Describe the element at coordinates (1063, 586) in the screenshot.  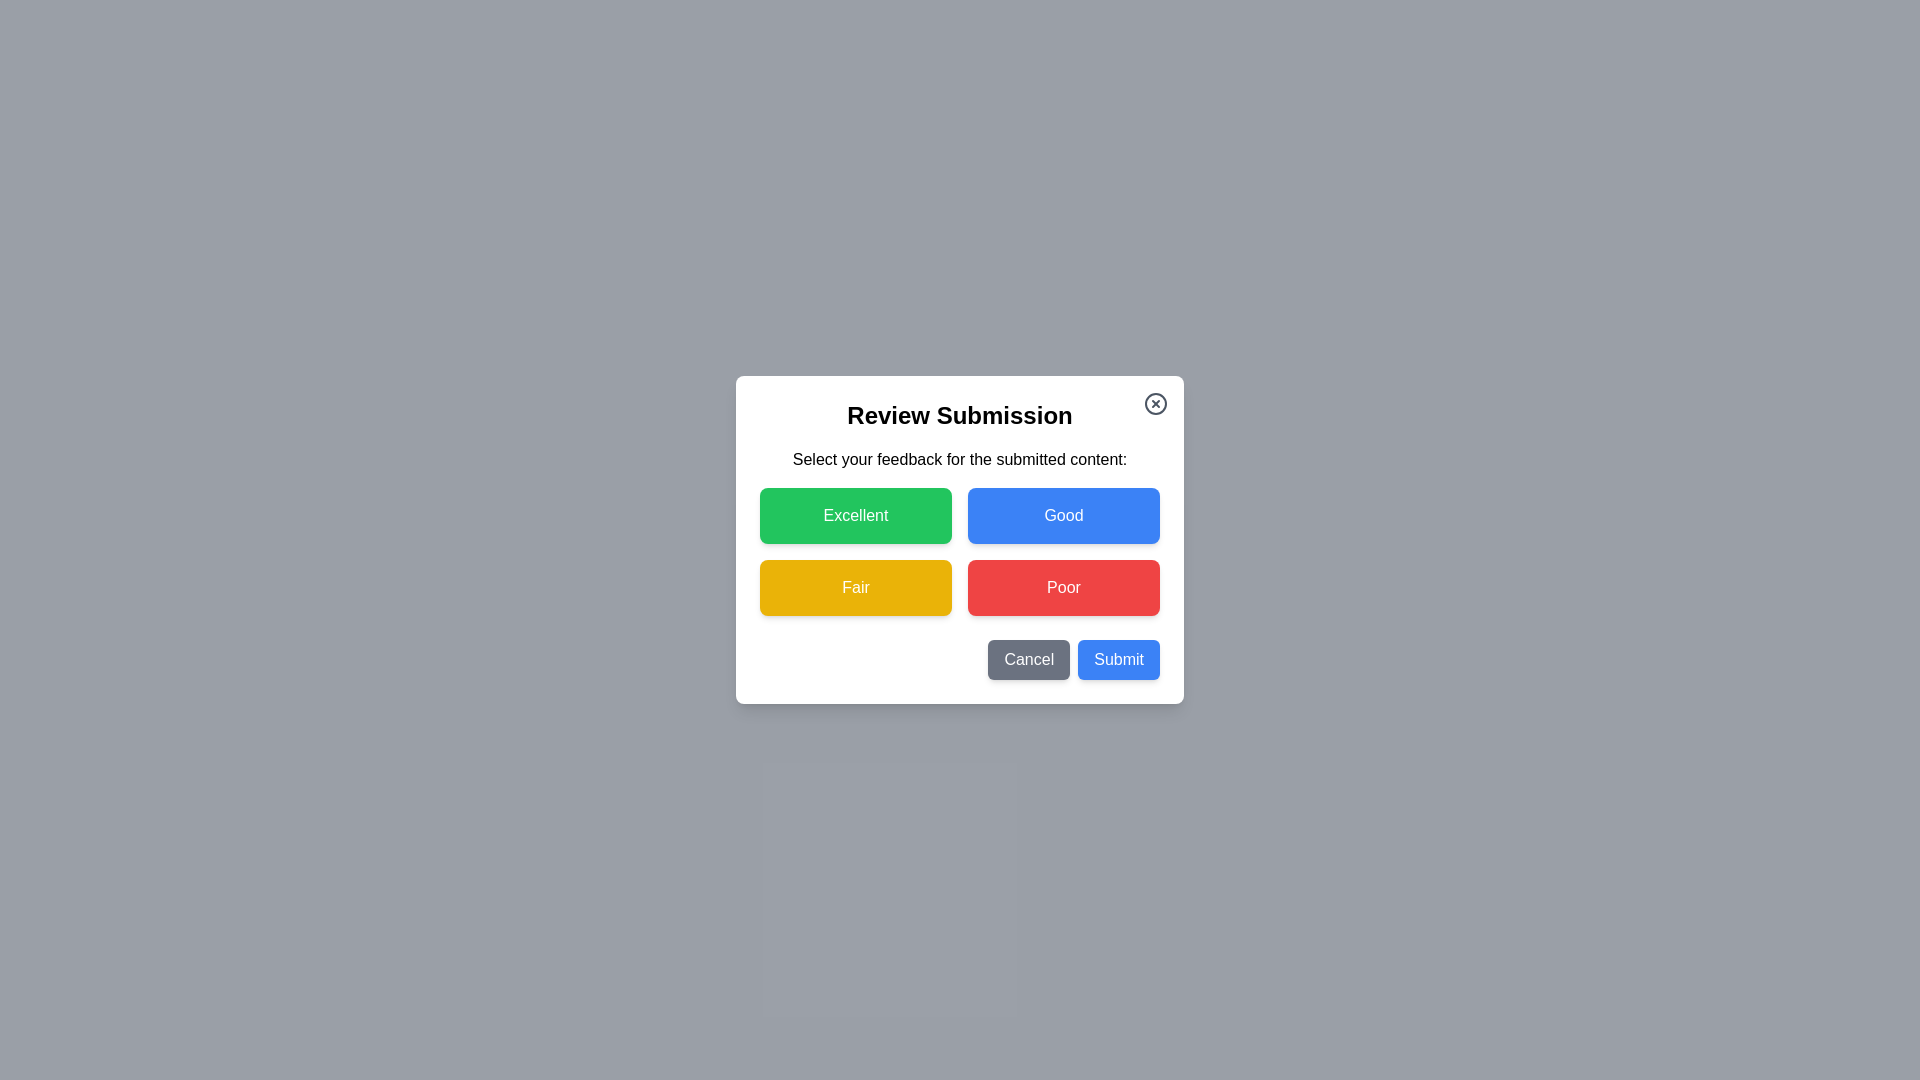
I see `the button labeled Poor to select the corresponding feedback` at that location.